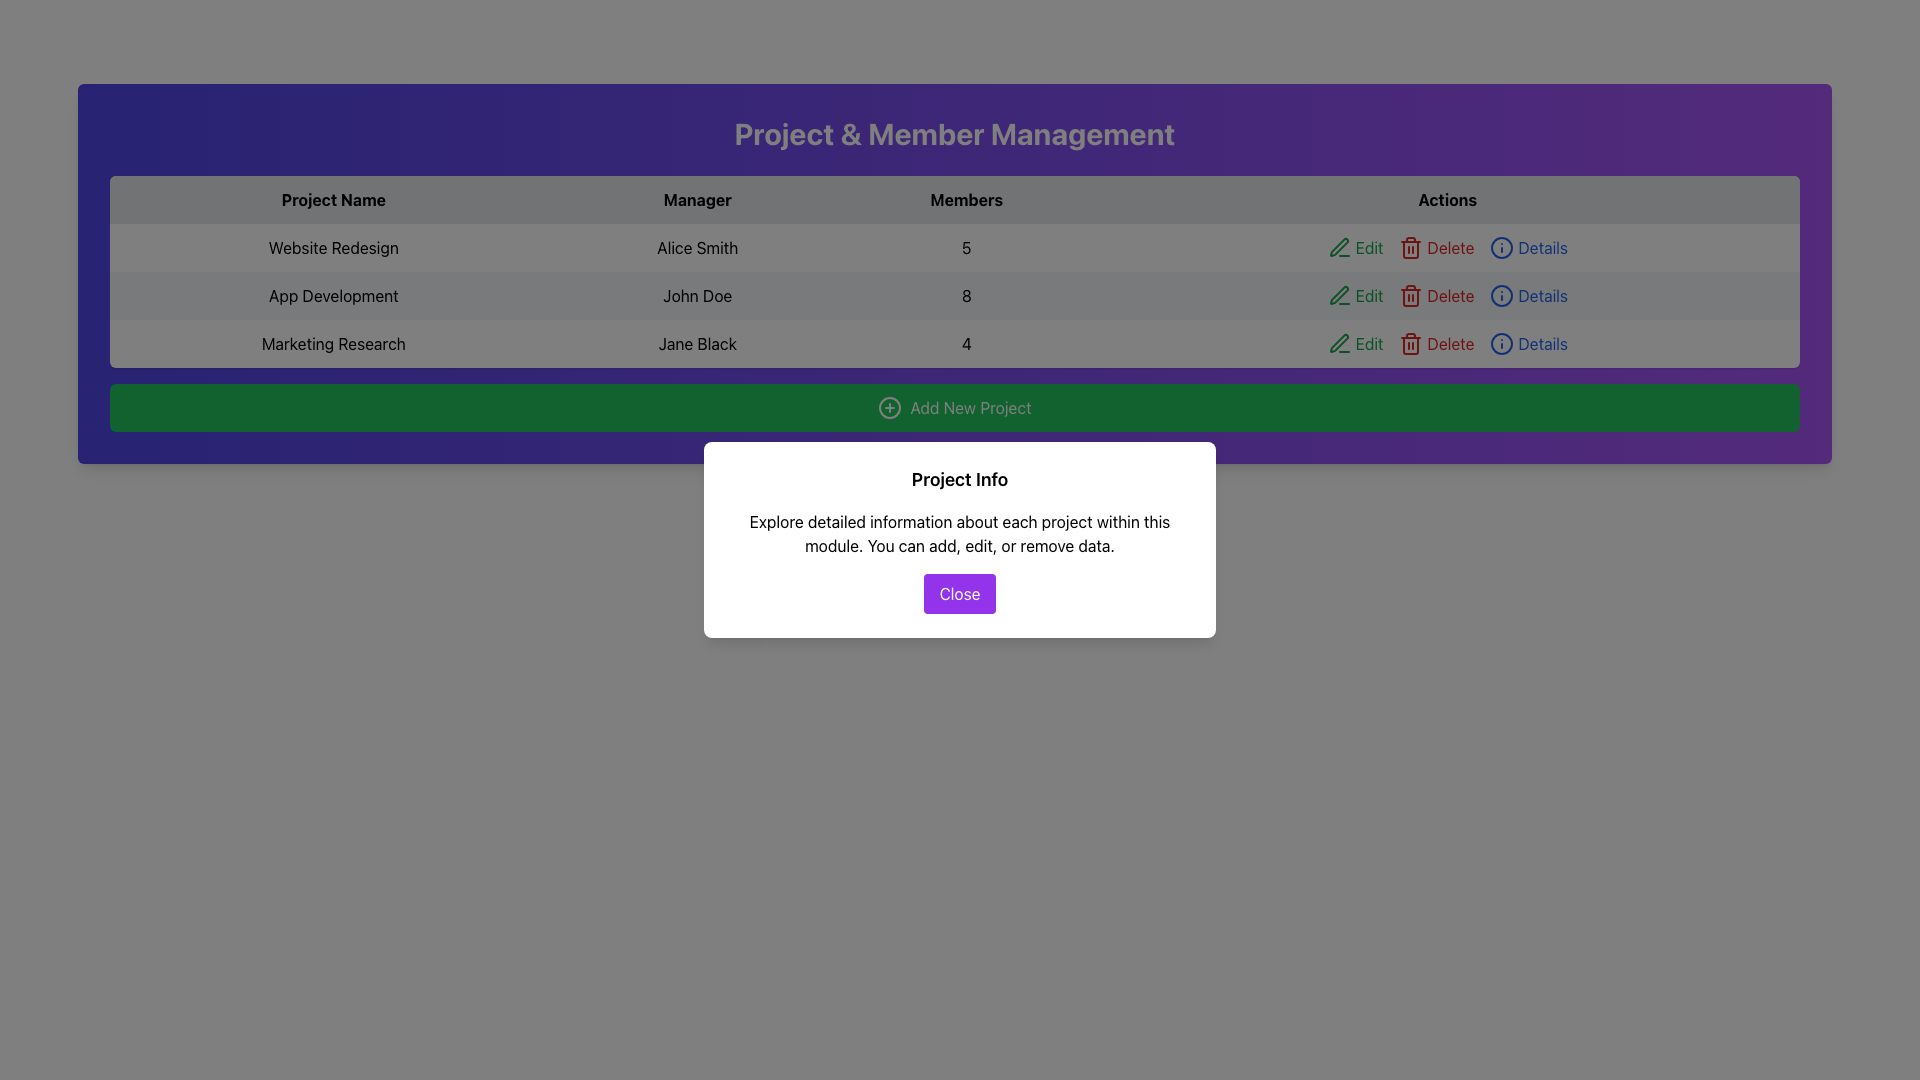  Describe the element at coordinates (966, 296) in the screenshot. I see `the text field displaying the number of members associated with the 'App Development' project, located in the third column of the second row under the 'Members' heading` at that location.